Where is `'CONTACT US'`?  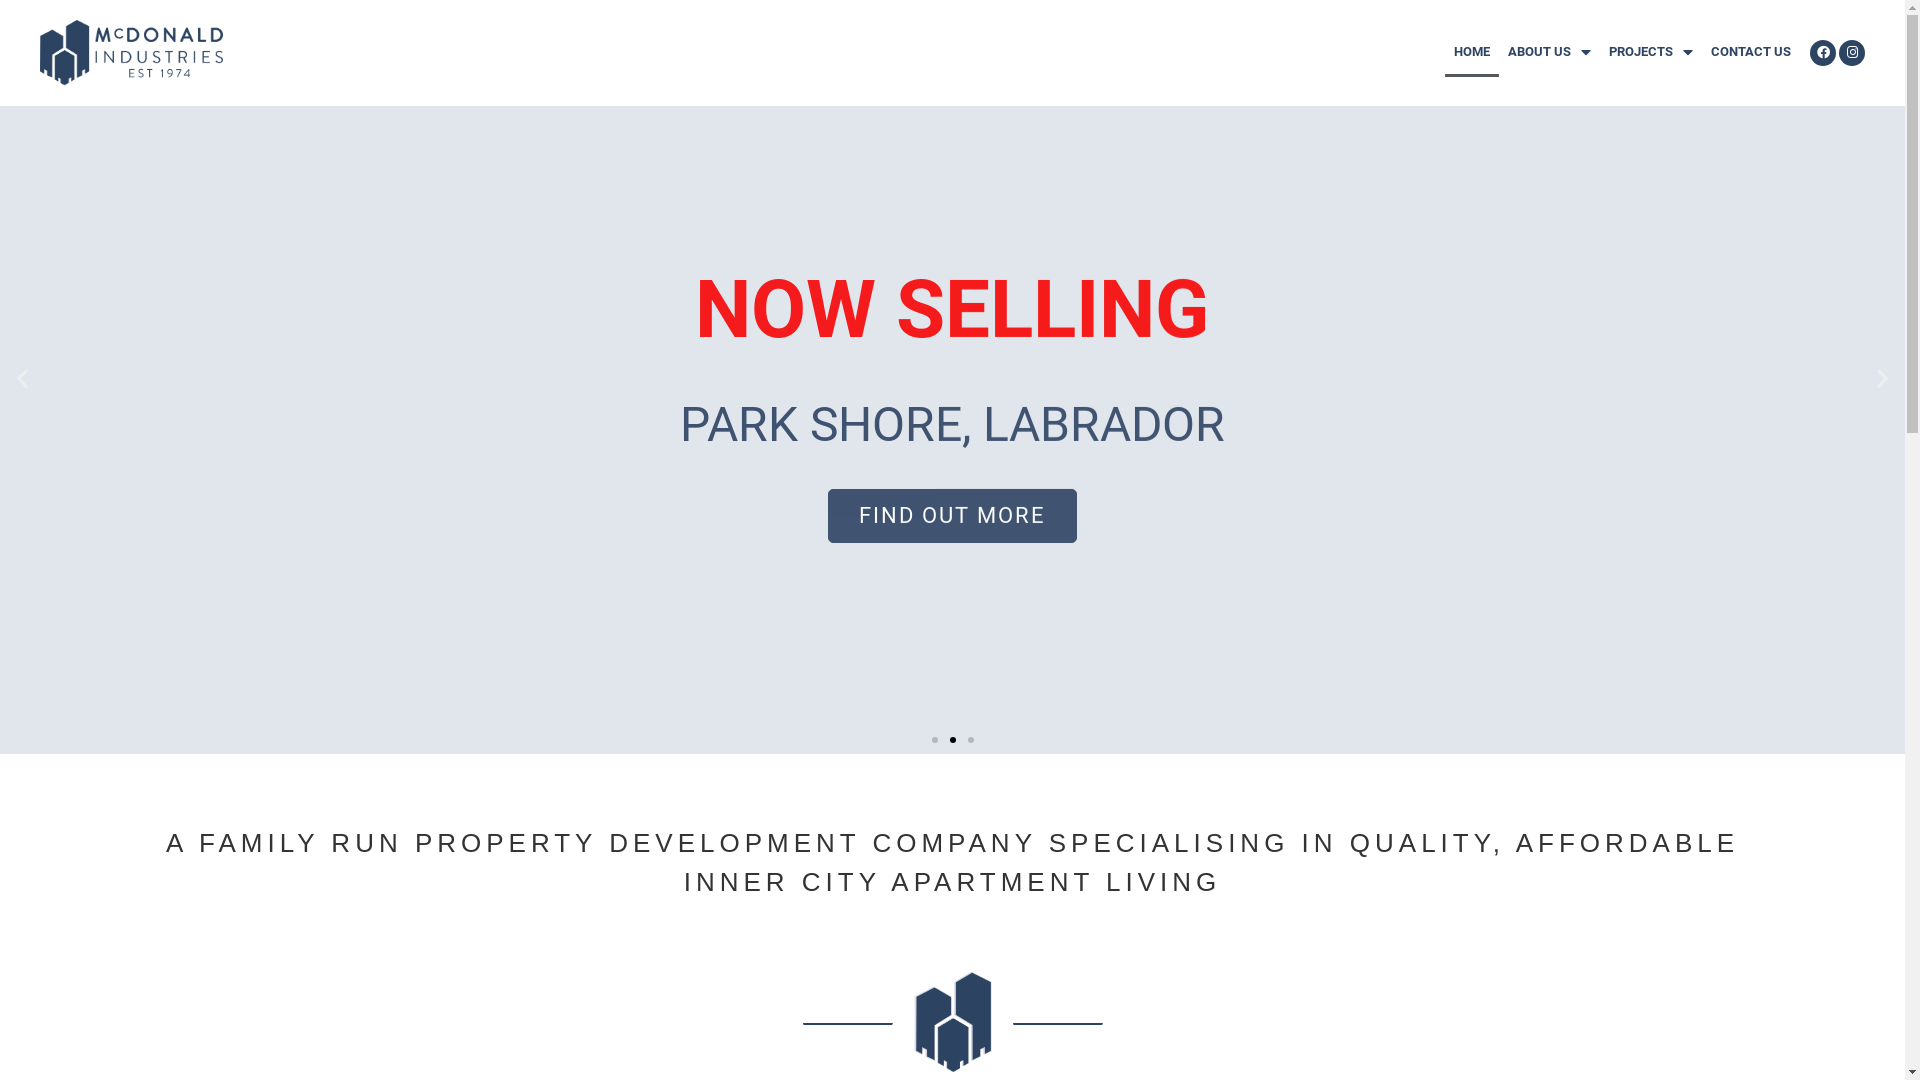
'CONTACT US' is located at coordinates (1750, 51).